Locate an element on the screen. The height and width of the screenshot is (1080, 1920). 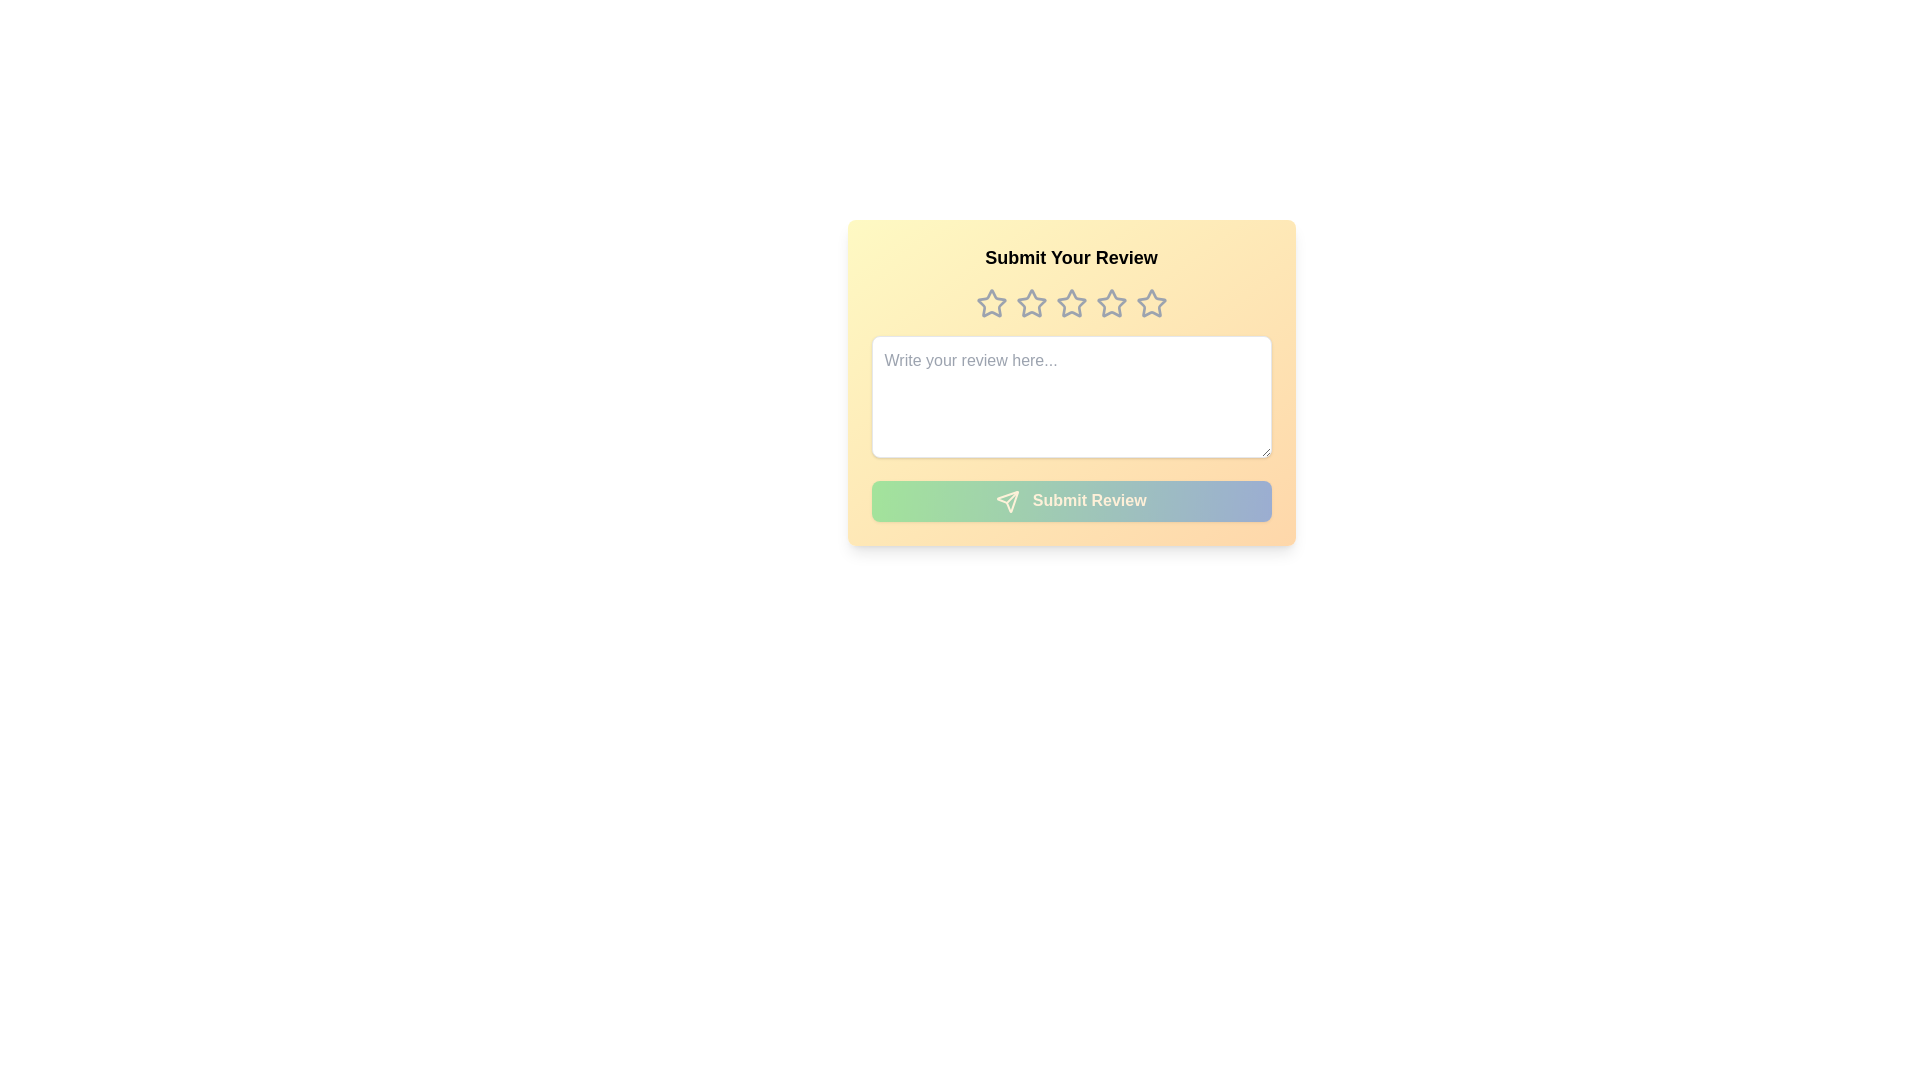
the second star in the horizontal row of five stars is located at coordinates (1031, 303).